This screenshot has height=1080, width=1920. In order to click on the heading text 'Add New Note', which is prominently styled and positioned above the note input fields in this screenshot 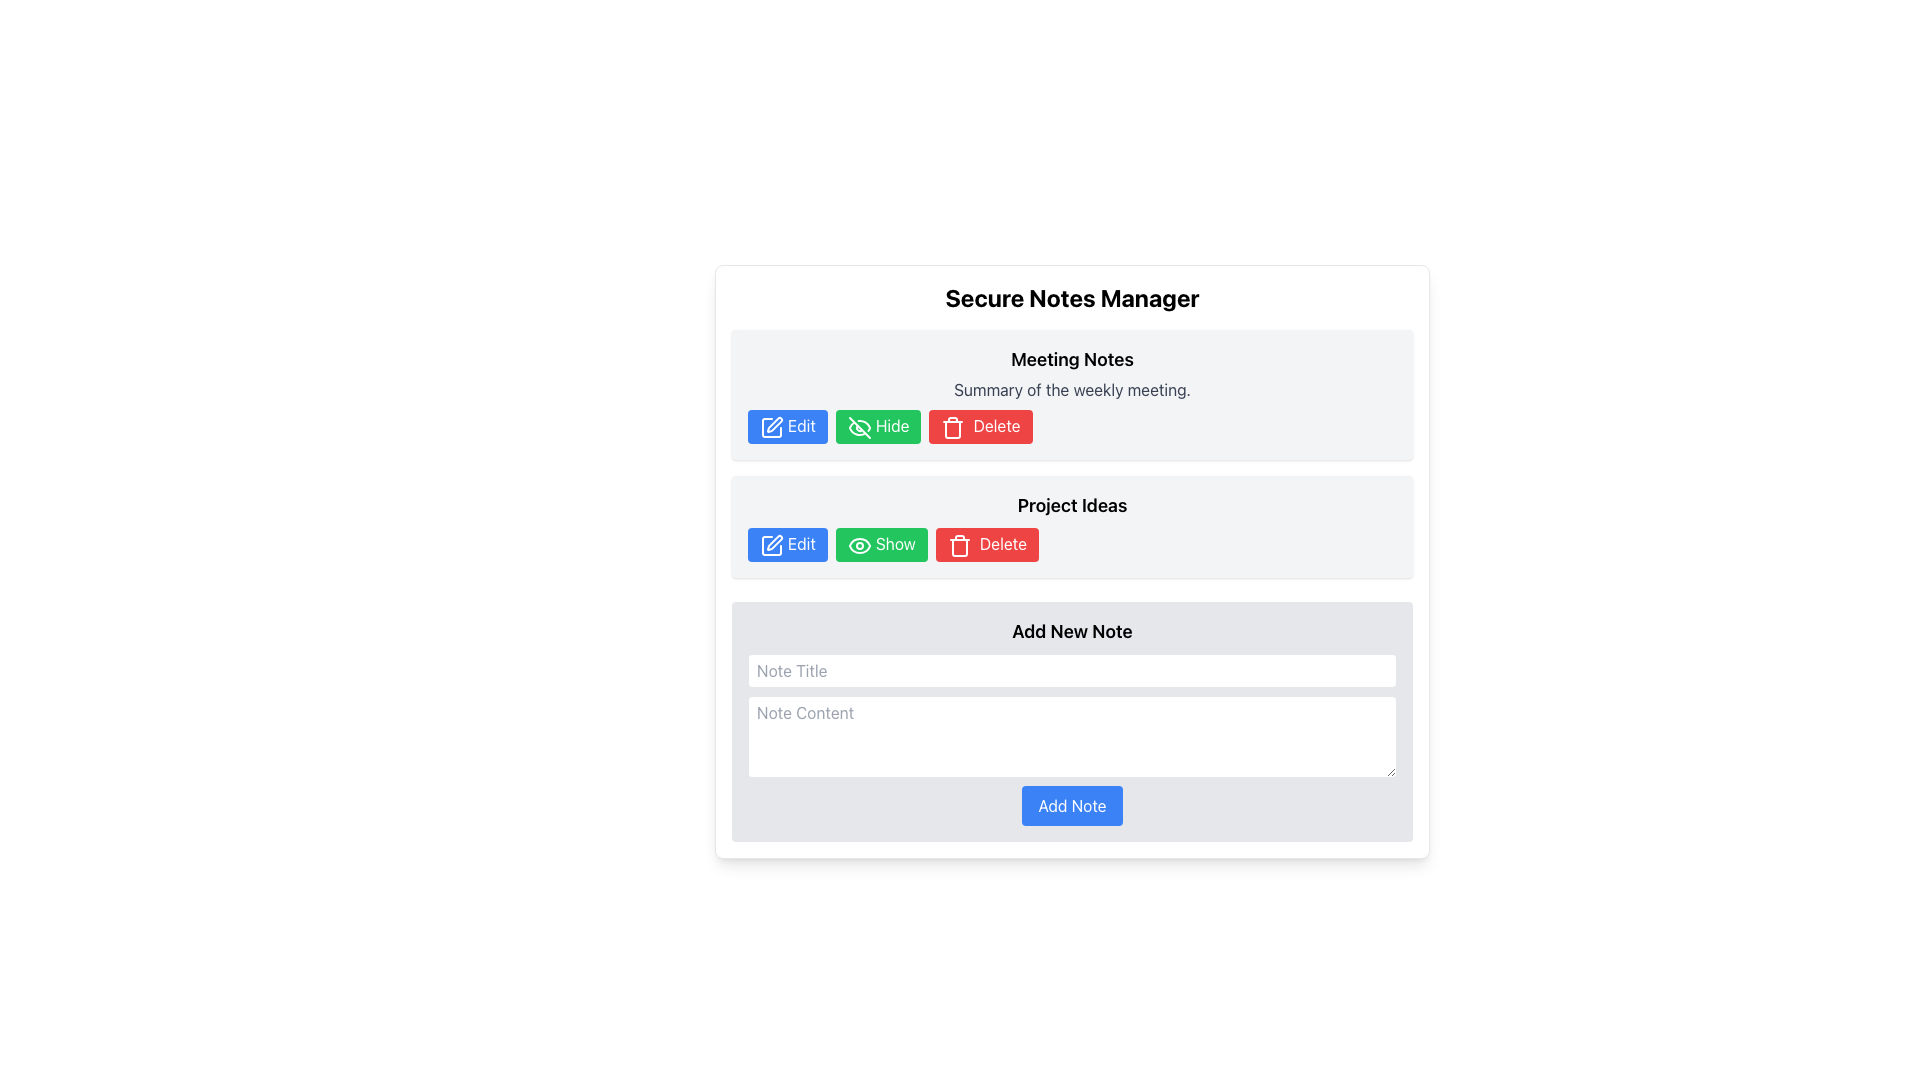, I will do `click(1071, 631)`.